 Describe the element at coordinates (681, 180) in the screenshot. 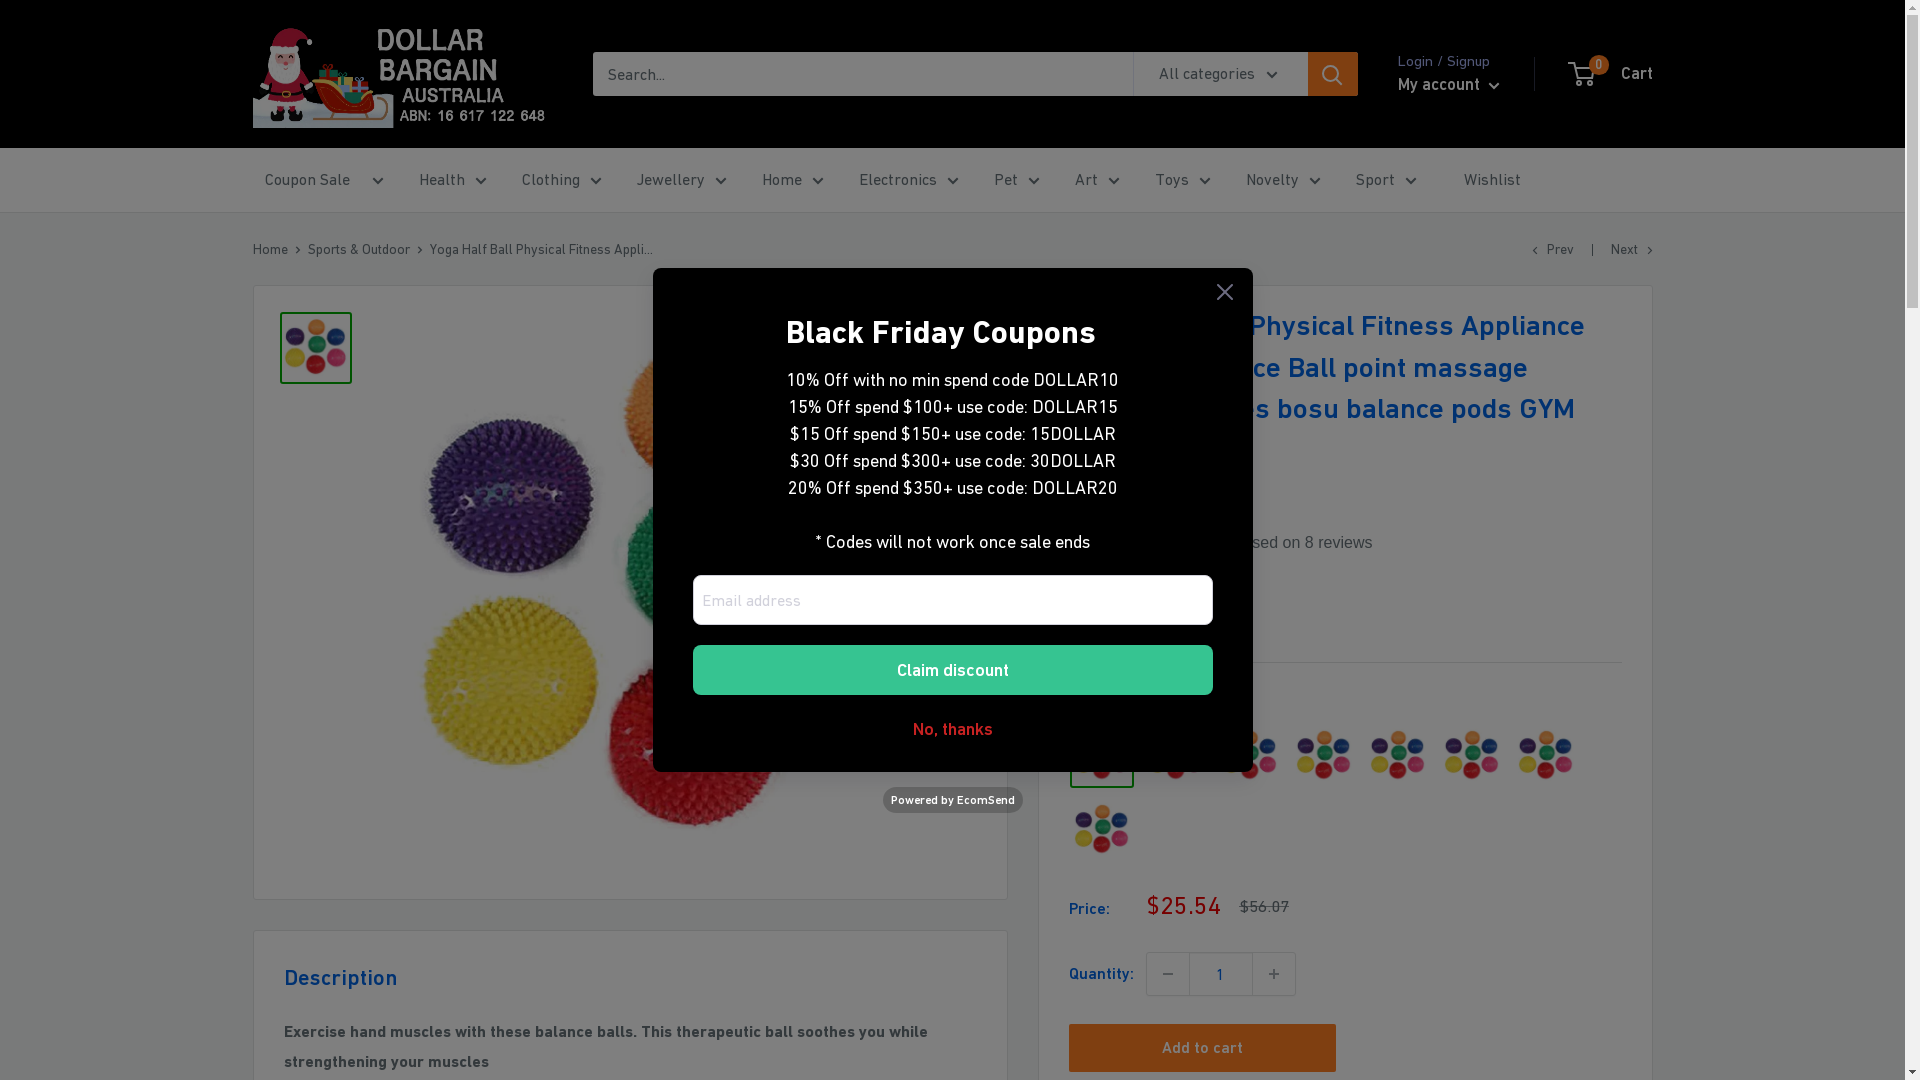

I see `'Jewellery'` at that location.